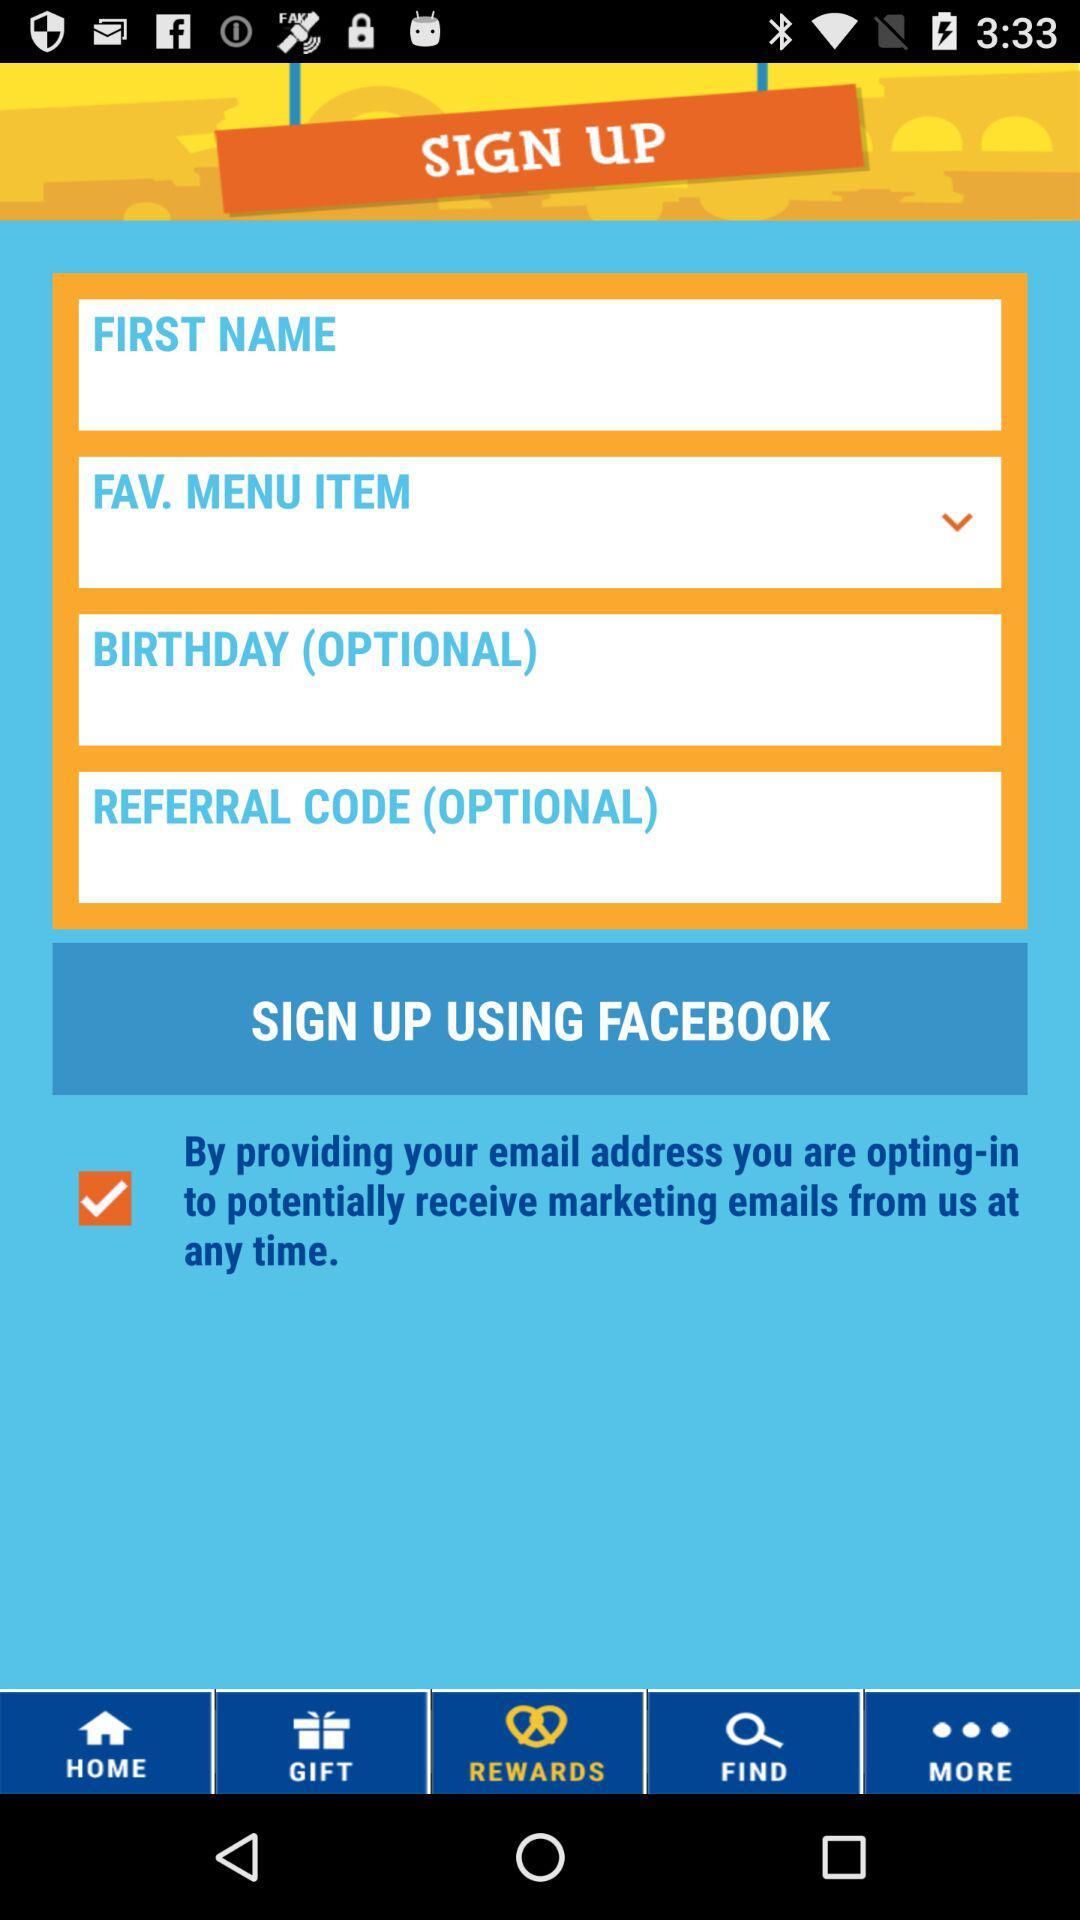 Image resolution: width=1080 pixels, height=1920 pixels. I want to click on referral code optional, so click(540, 837).